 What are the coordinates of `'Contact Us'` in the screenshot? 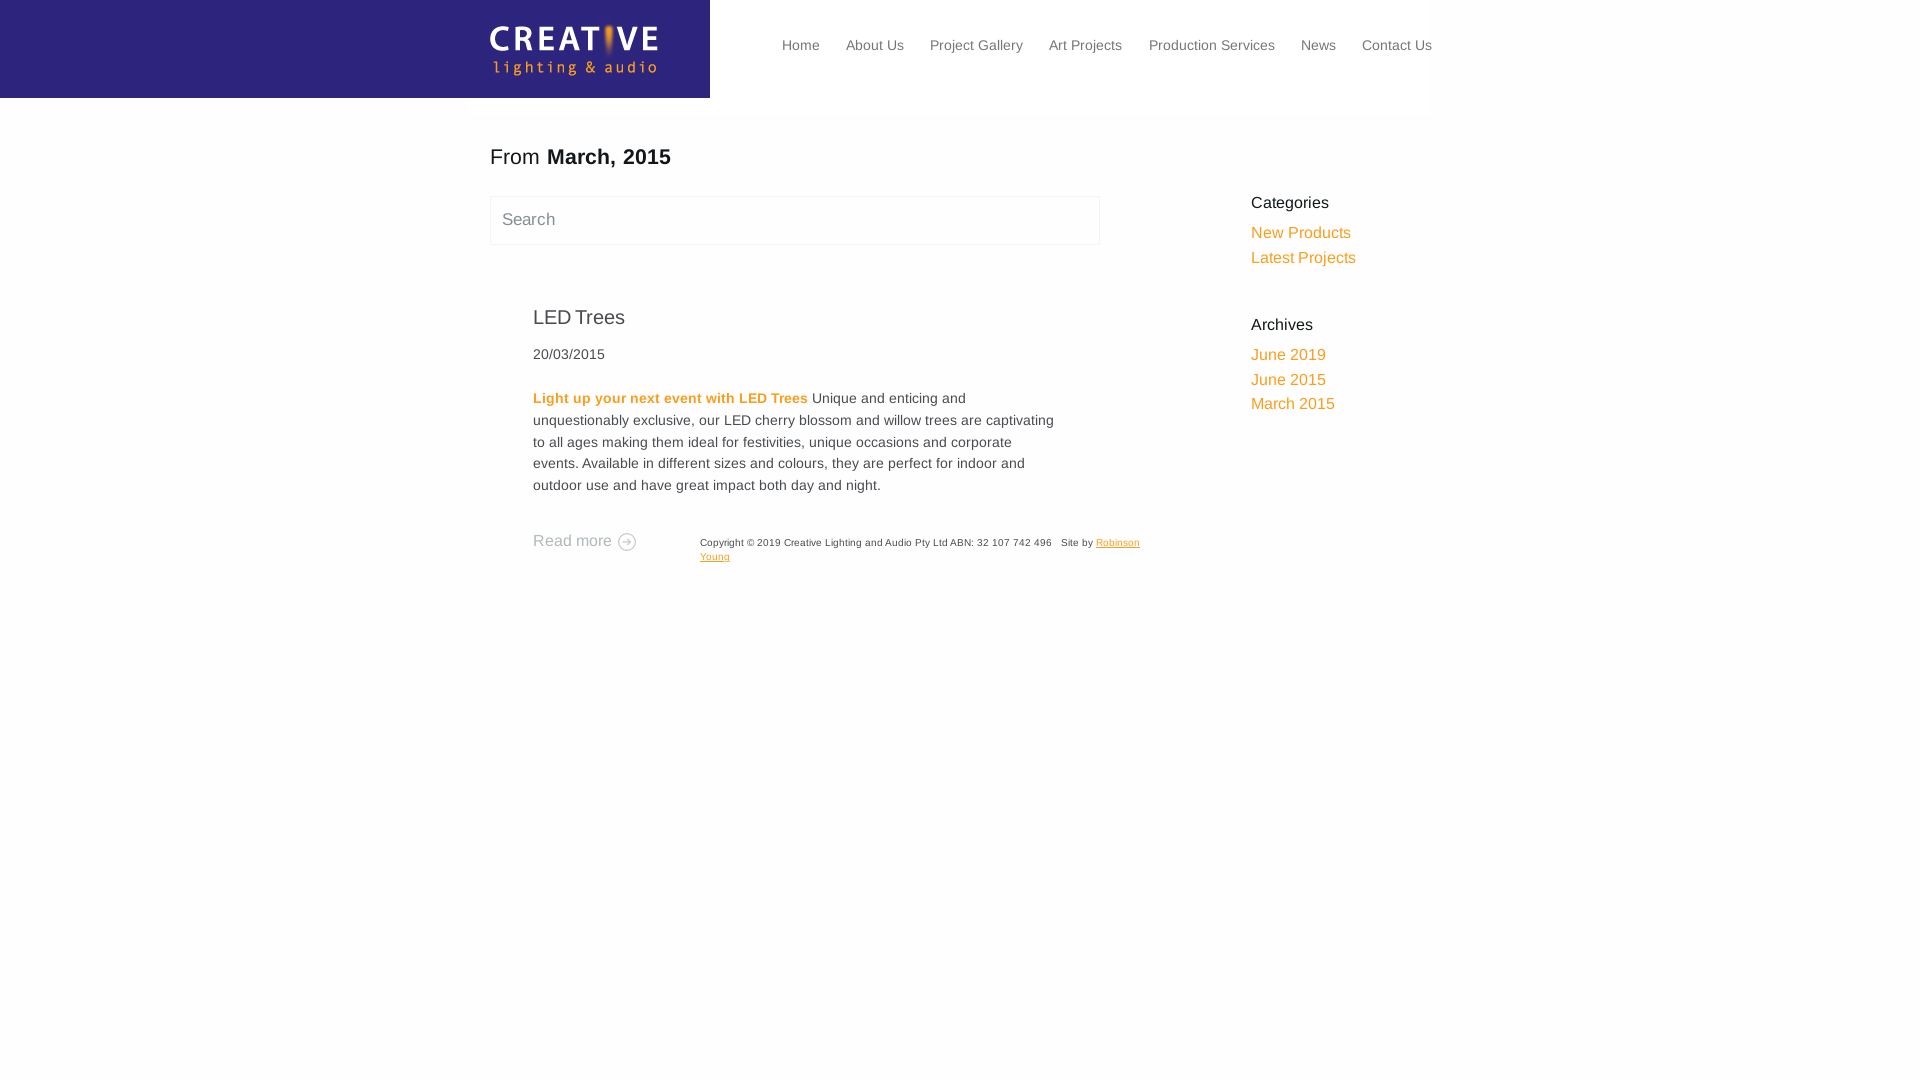 It's located at (1395, 45).